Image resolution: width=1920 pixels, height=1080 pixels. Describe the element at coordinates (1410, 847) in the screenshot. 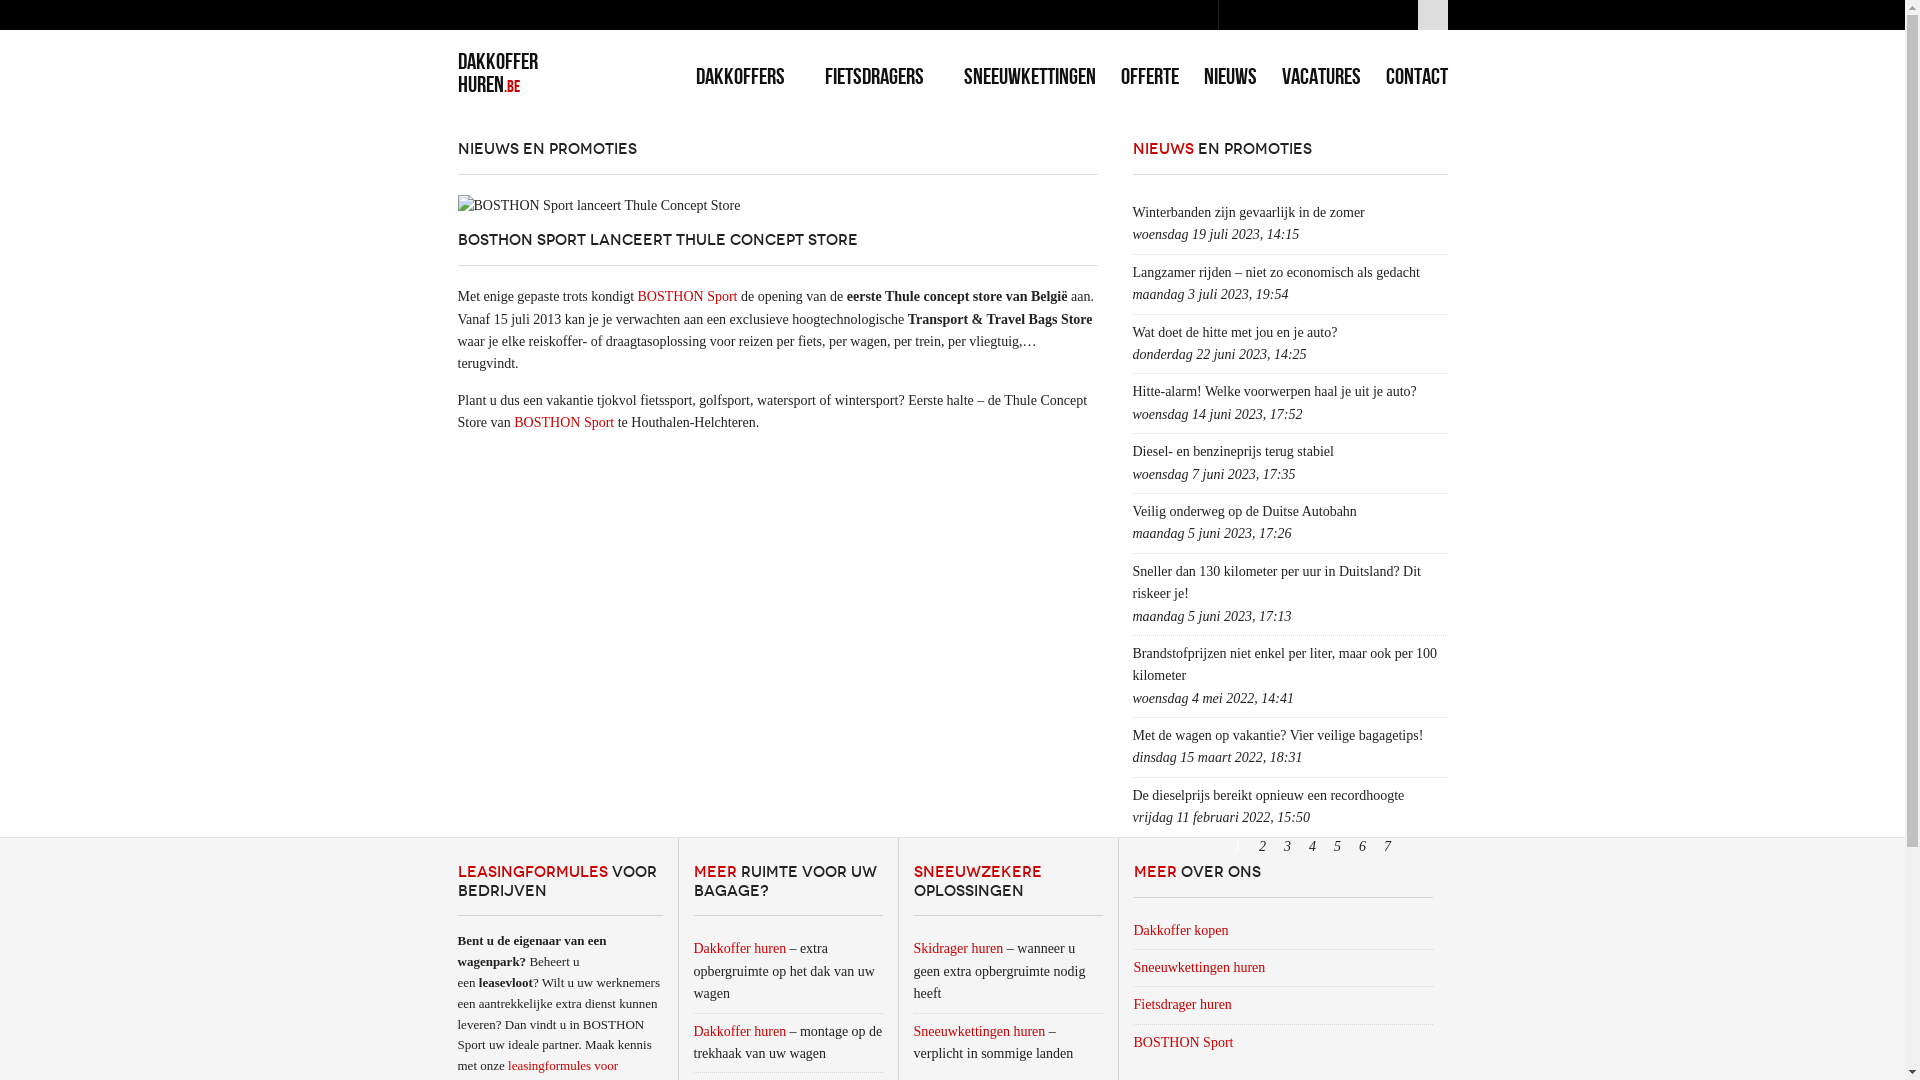

I see `'Ga naar volgende pagina'` at that location.